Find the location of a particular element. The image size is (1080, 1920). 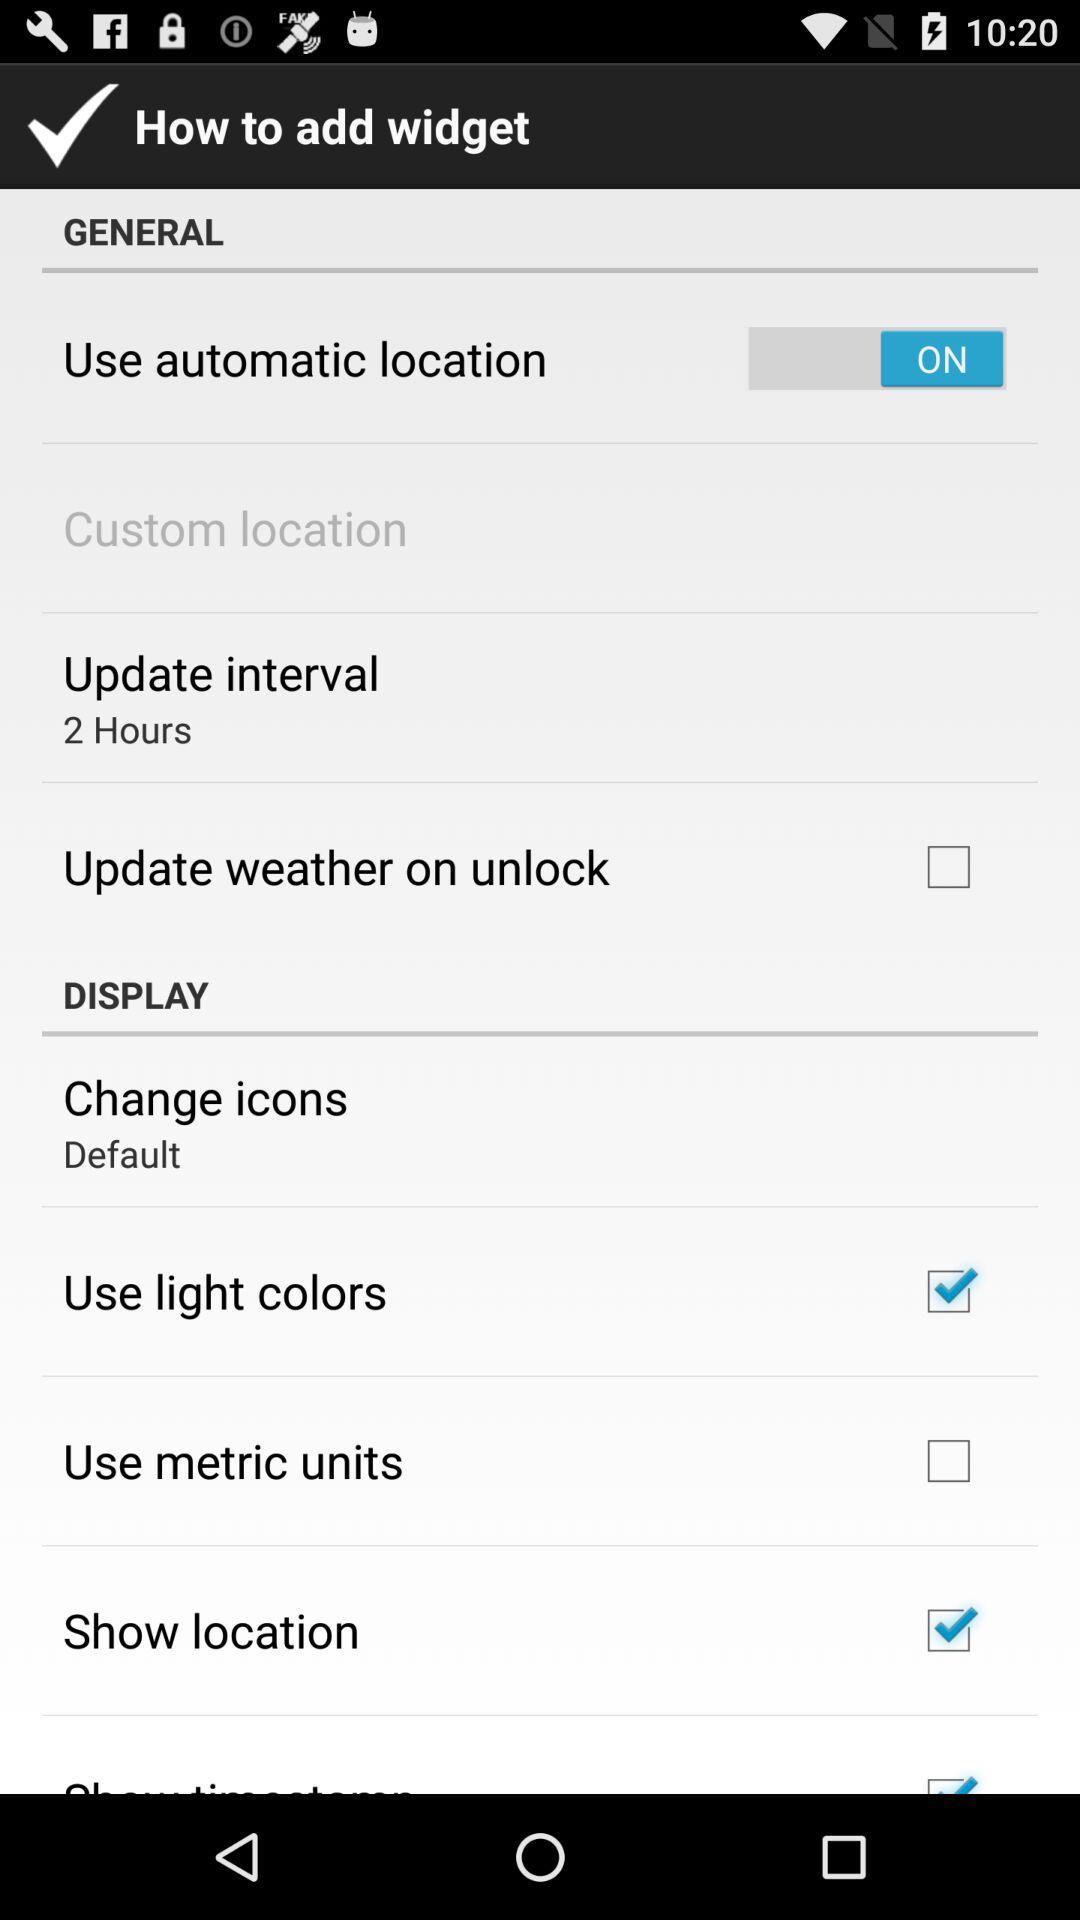

2 hours is located at coordinates (127, 728).